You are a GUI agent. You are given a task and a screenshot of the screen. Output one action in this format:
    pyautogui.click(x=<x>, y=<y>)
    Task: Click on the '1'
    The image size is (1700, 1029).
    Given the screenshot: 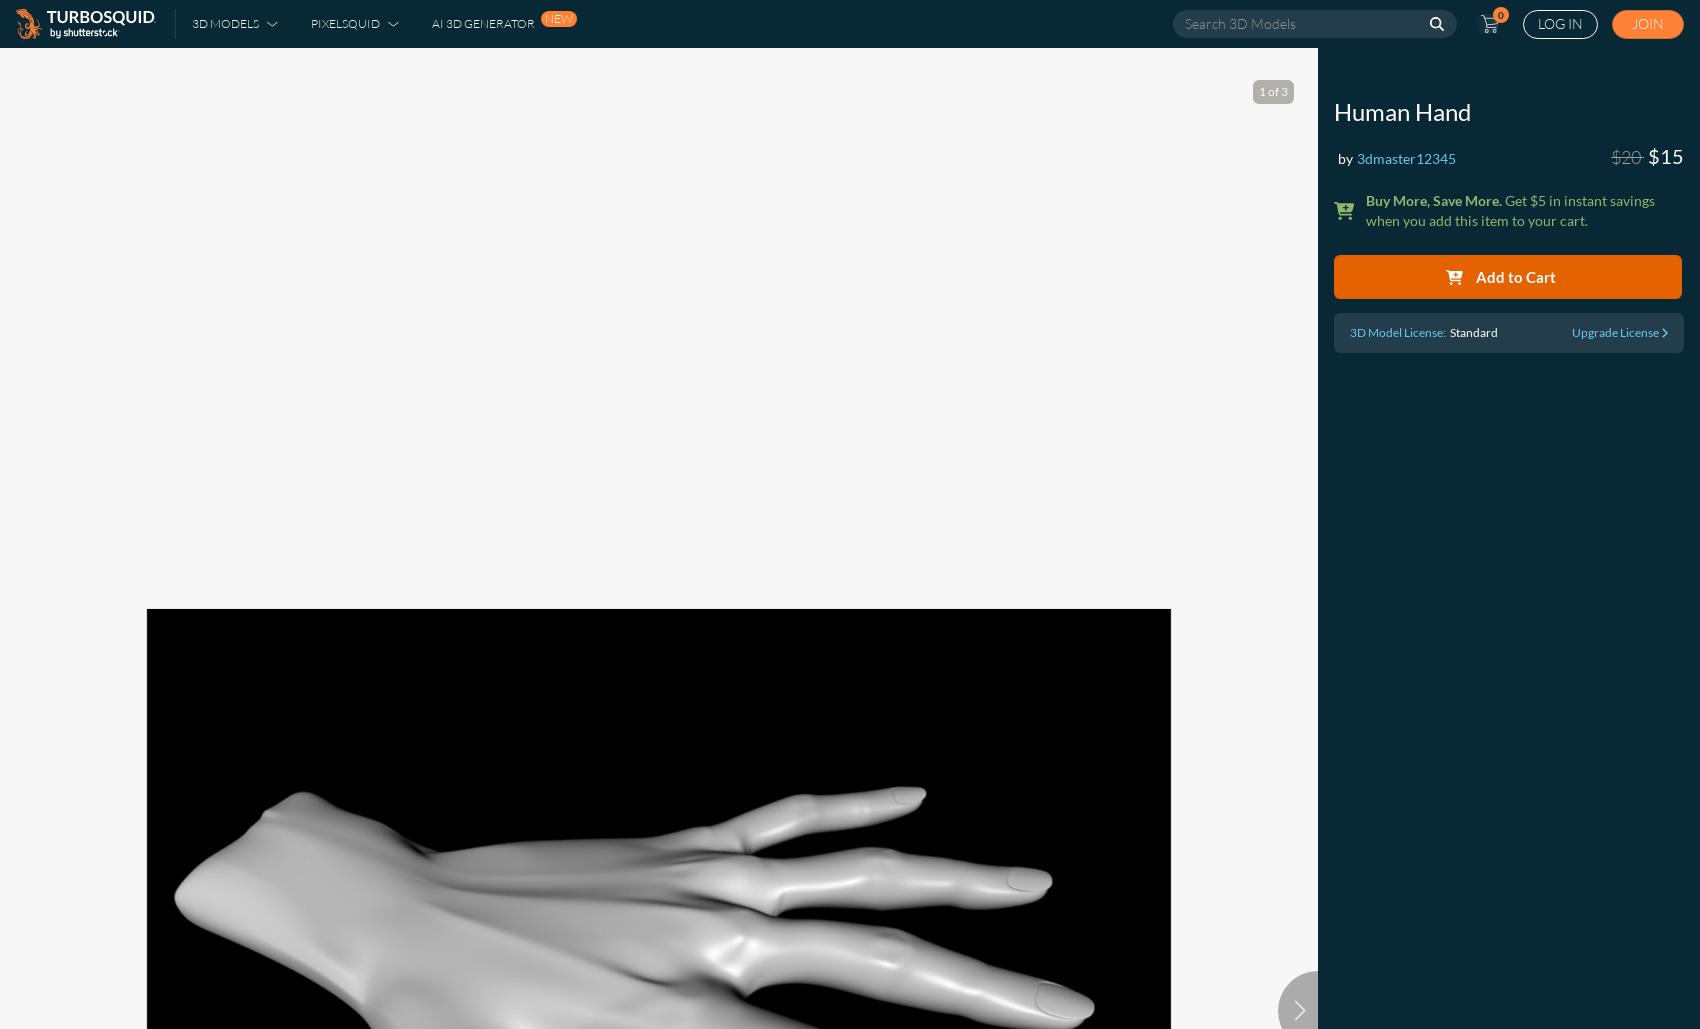 What is the action you would take?
    pyautogui.click(x=1261, y=90)
    